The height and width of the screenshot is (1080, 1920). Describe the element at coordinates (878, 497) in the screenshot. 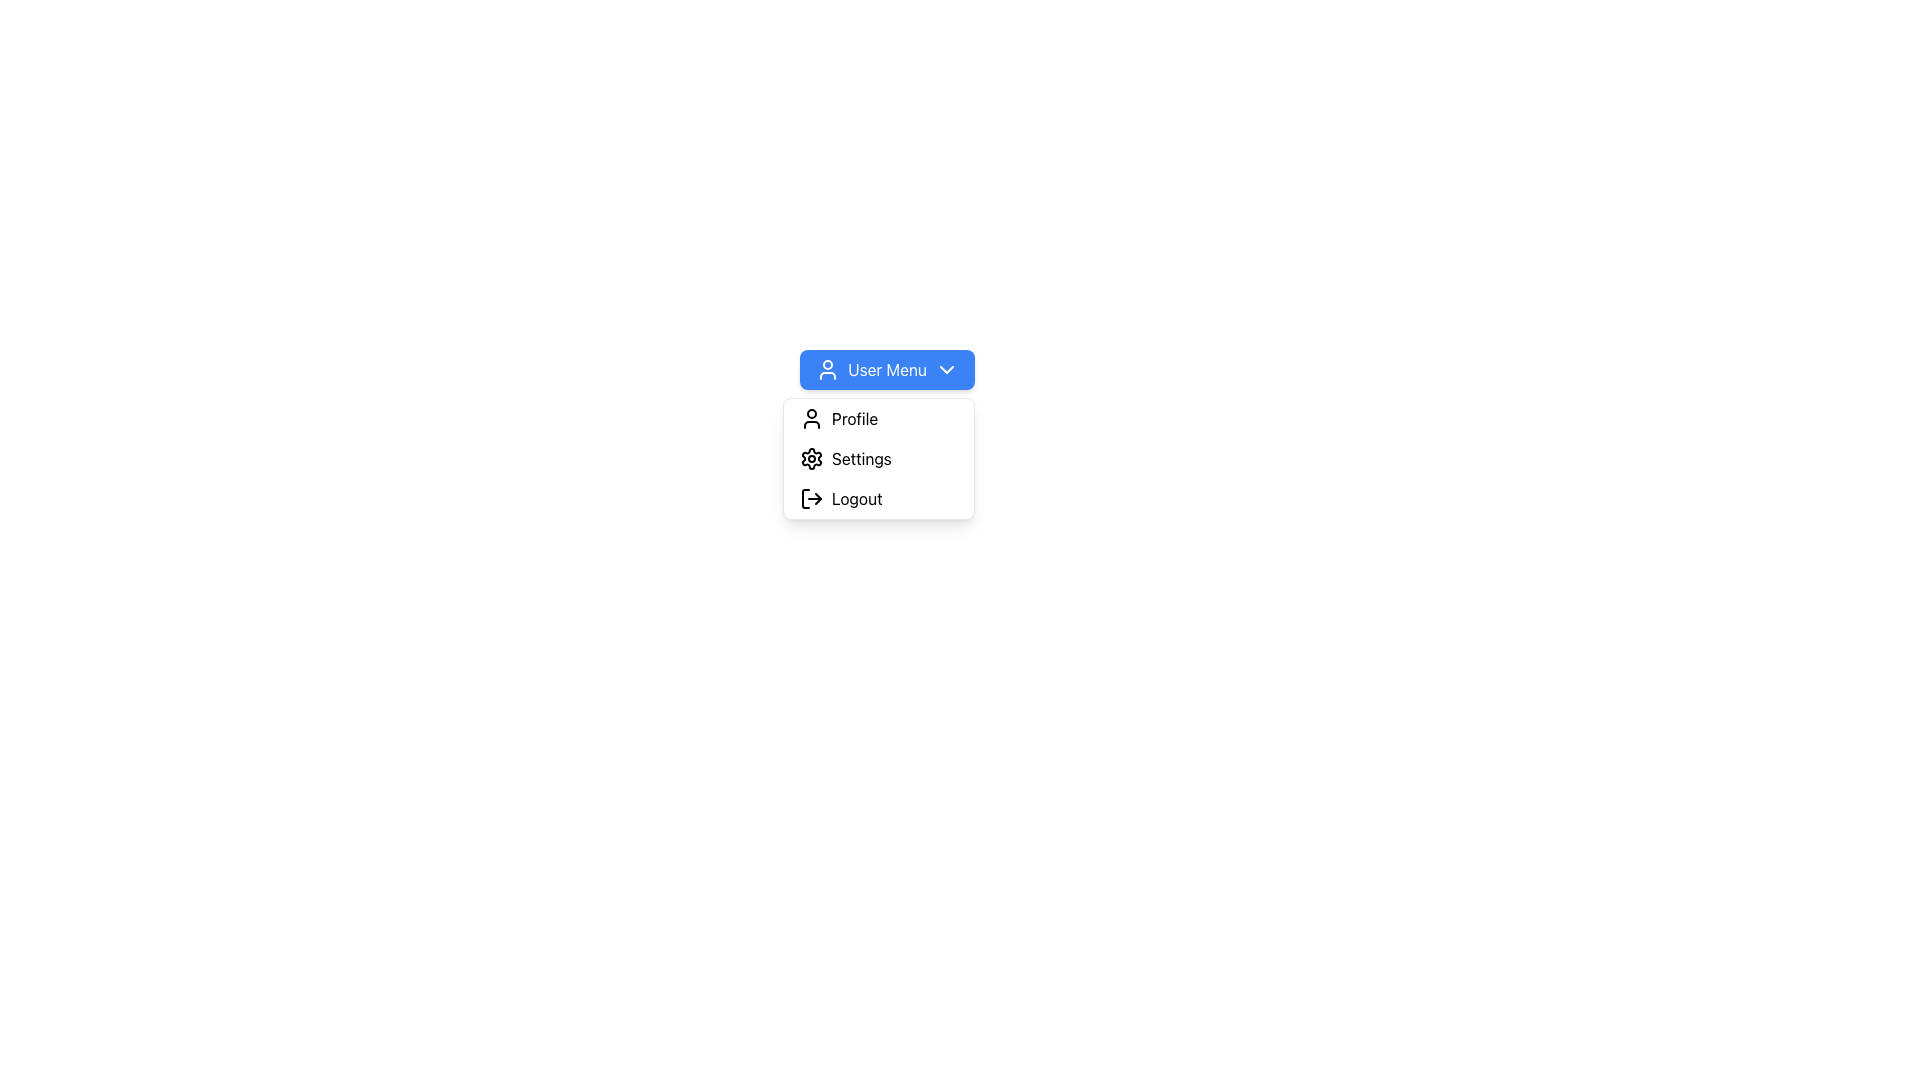

I see `the 'Logout' menu item, which is the third and last item in the vertical dropdown under the 'User Menu', featuring a log-out icon and the text 'Logout'` at that location.